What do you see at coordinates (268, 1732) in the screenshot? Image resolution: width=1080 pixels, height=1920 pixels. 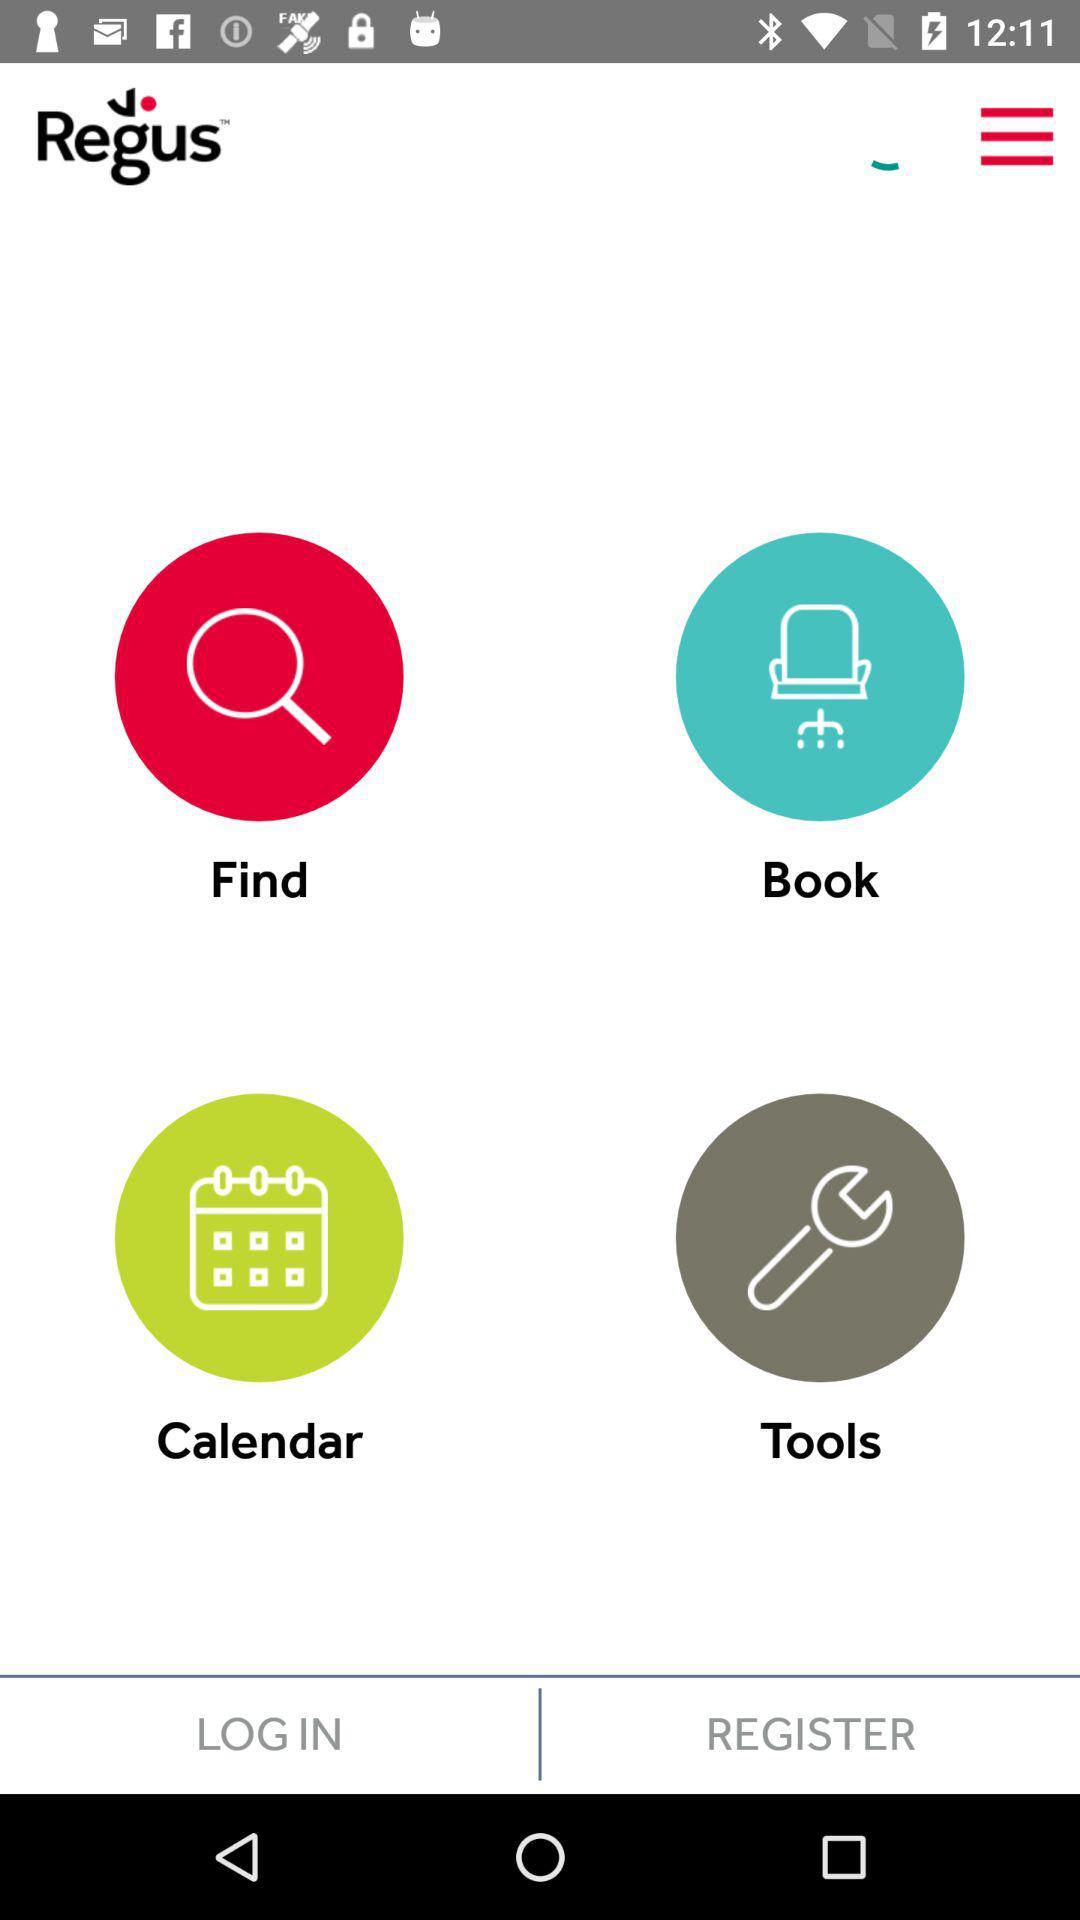 I see `the item below calendar` at bounding box center [268, 1732].